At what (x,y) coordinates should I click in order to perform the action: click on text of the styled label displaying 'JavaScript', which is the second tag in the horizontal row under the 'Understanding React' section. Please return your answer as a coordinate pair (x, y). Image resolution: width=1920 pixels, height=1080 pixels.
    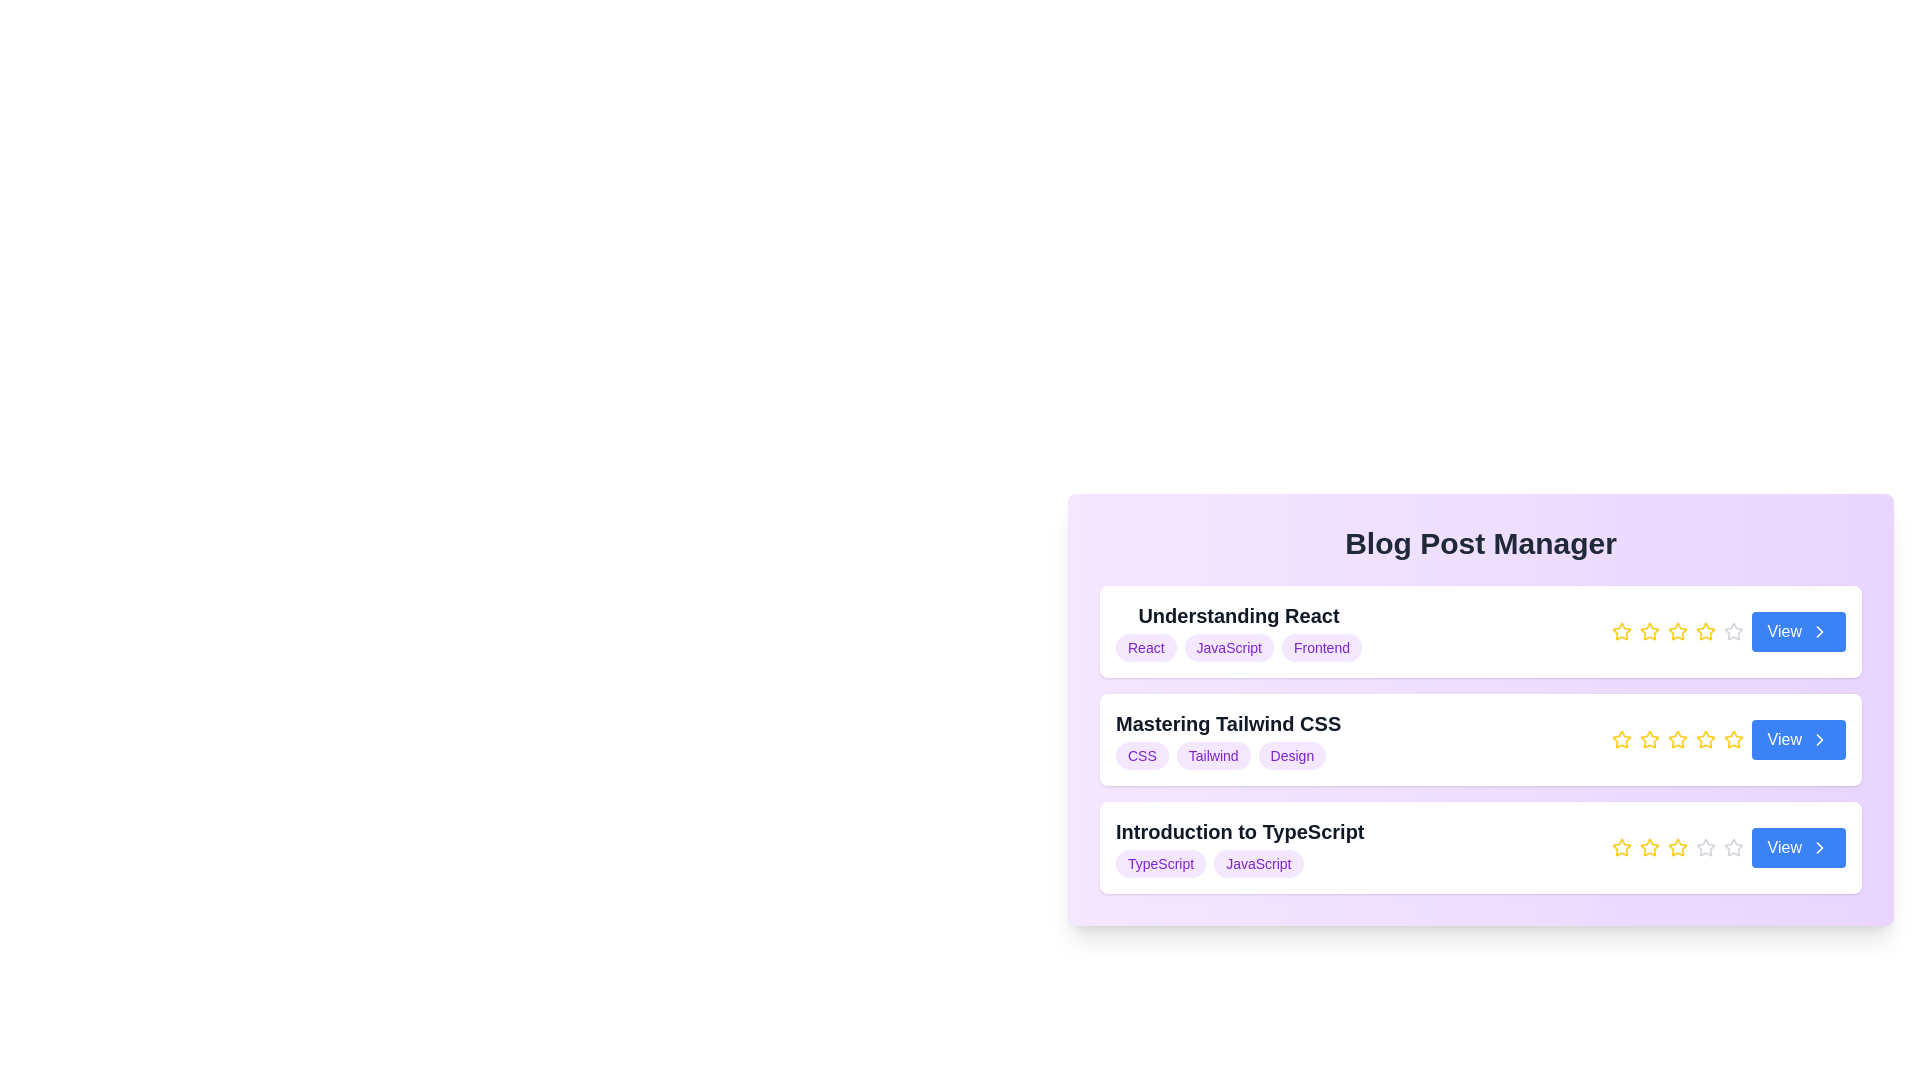
    Looking at the image, I should click on (1228, 648).